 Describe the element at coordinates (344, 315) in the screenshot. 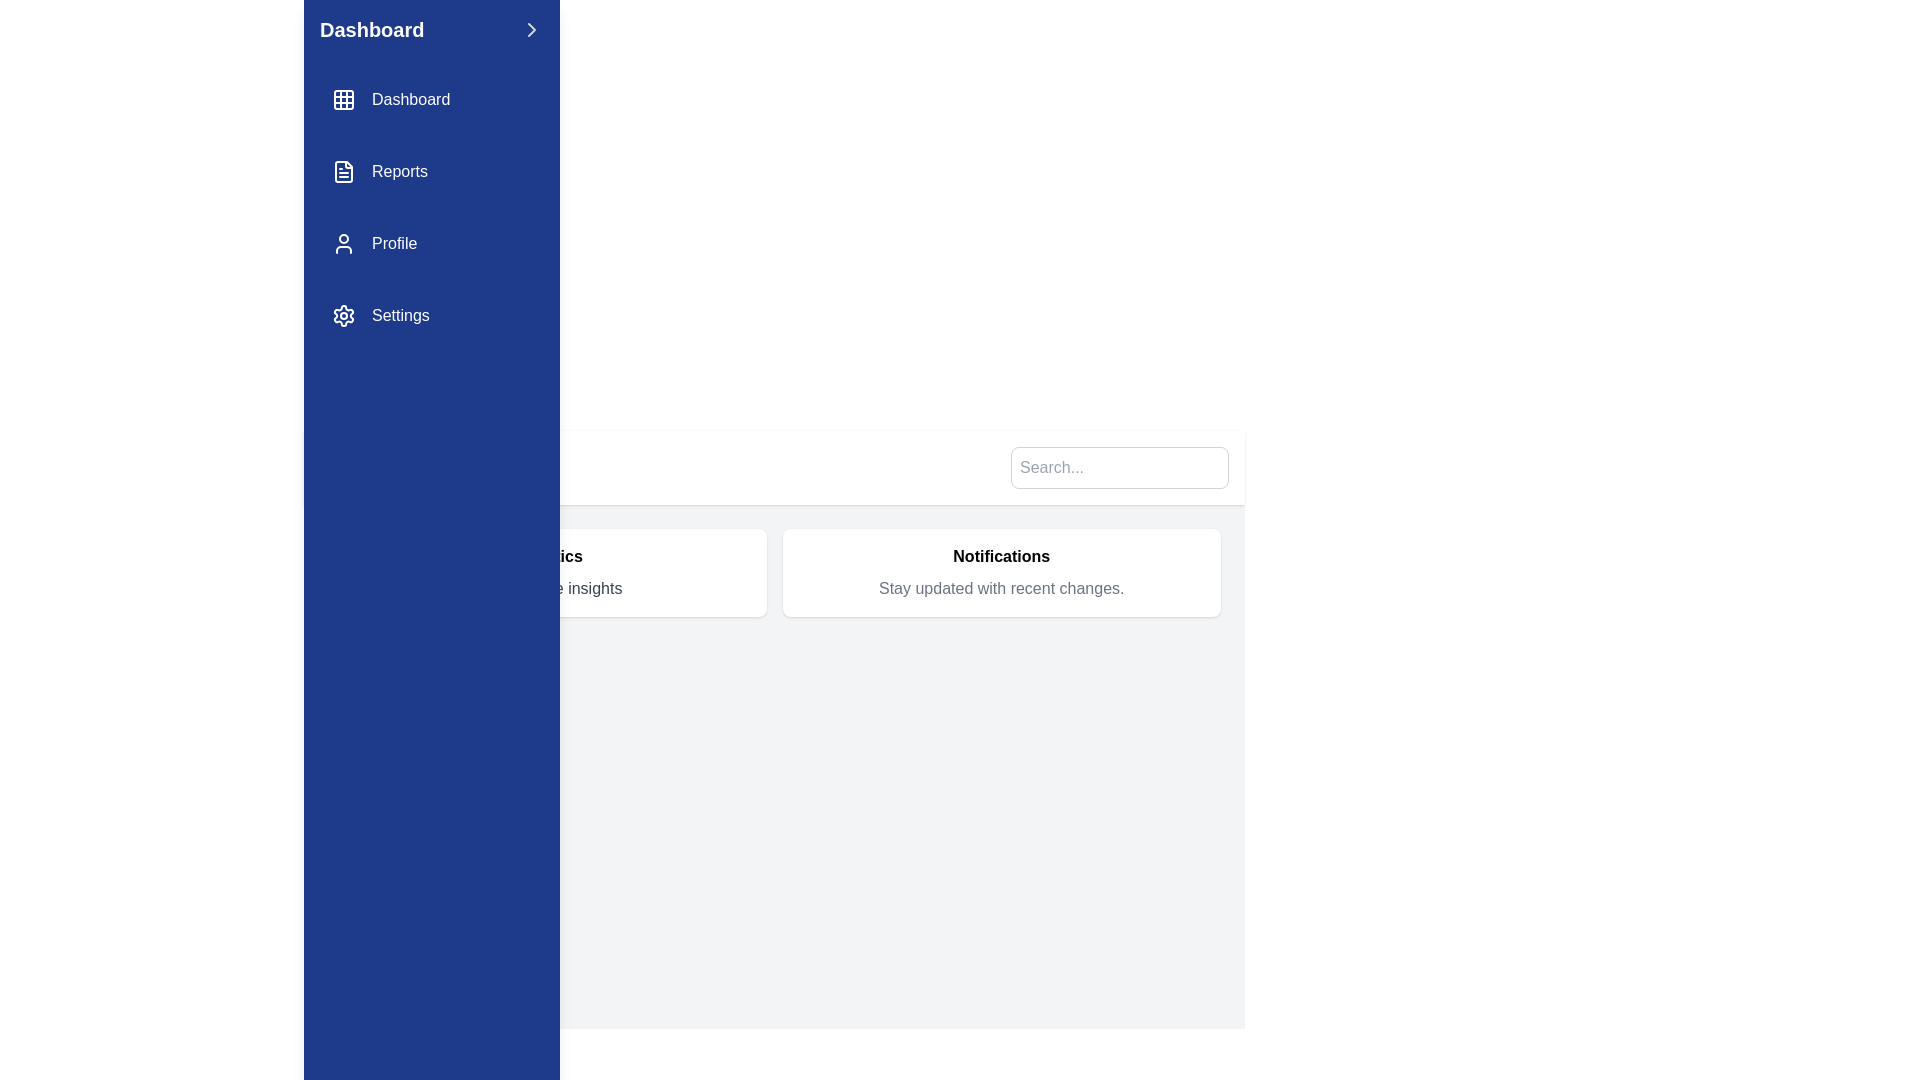

I see `the gear icon located at the top of the 'Settings' menu item in the vertical navigation pane` at that location.